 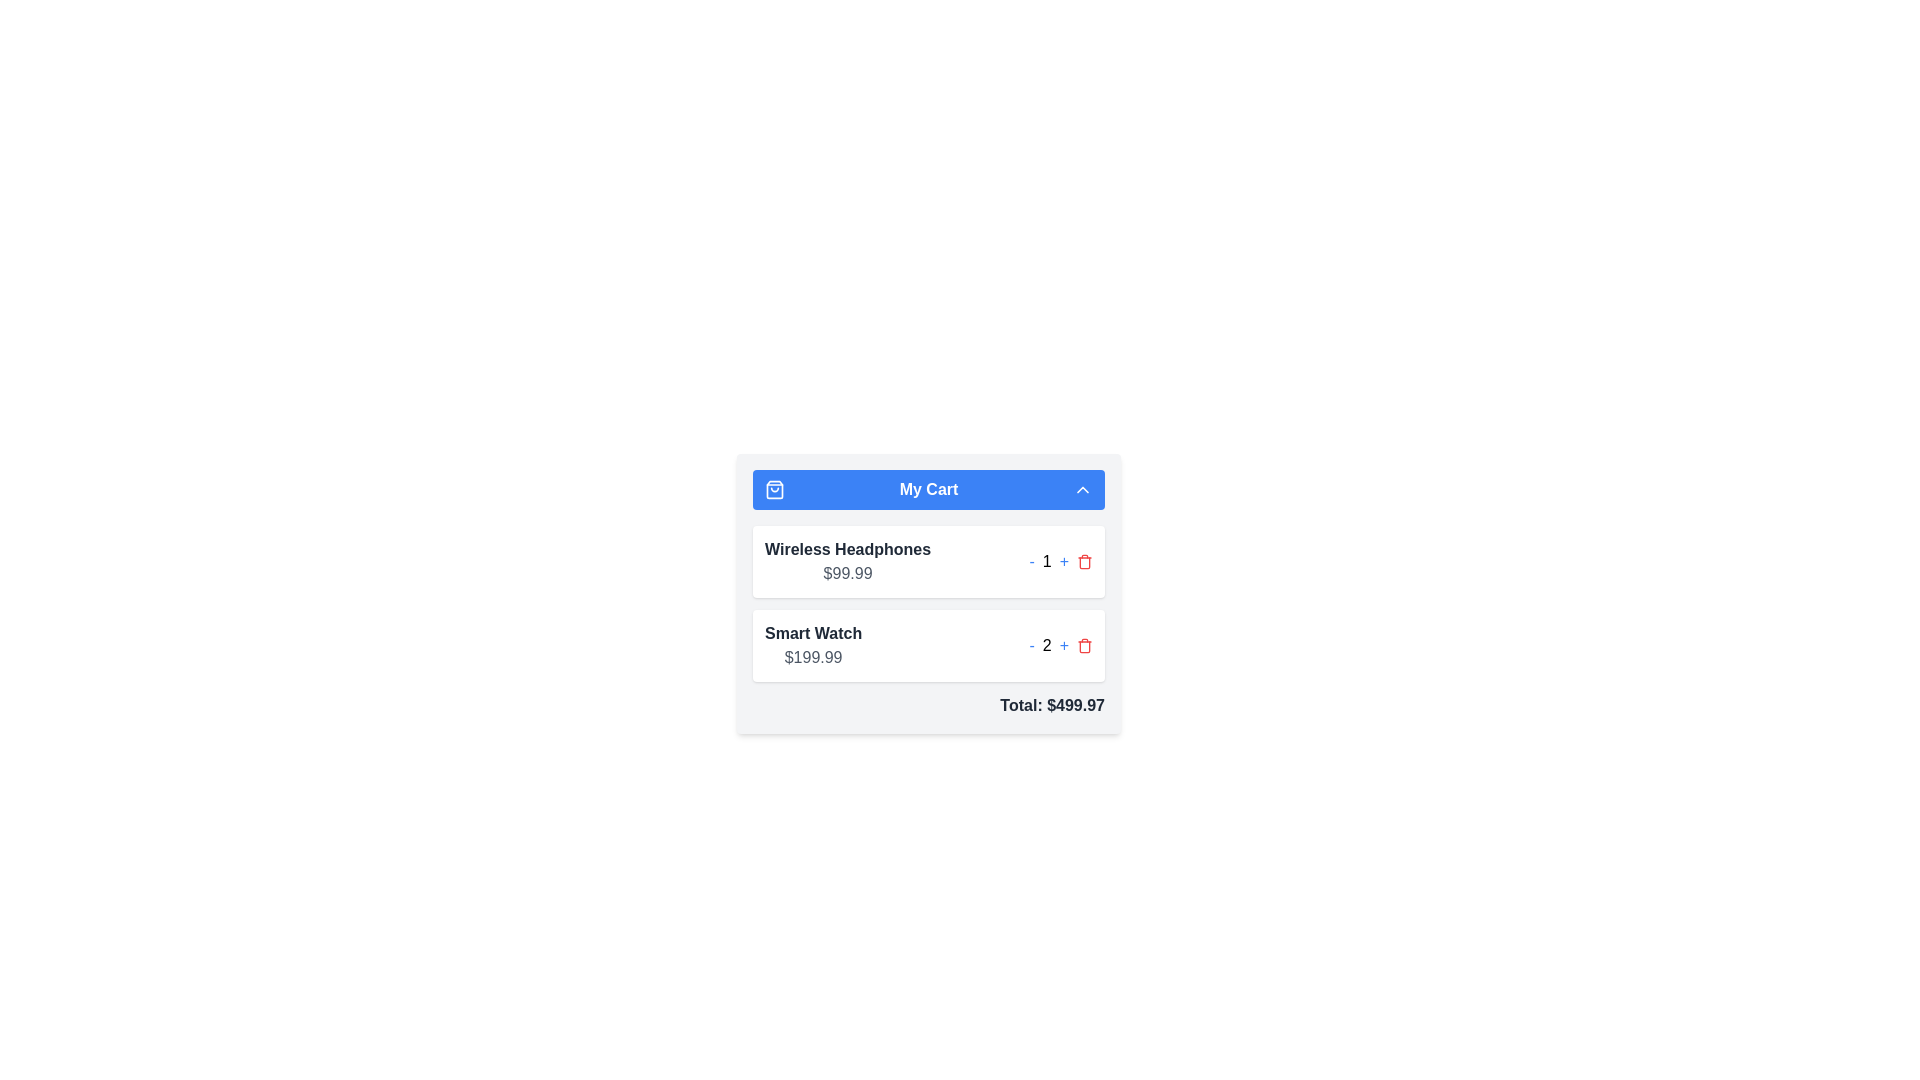 What do you see at coordinates (813, 658) in the screenshot?
I see `displayed price label for the product 'Smart Watch' located in the shopping cart, positioned below the product name` at bounding box center [813, 658].